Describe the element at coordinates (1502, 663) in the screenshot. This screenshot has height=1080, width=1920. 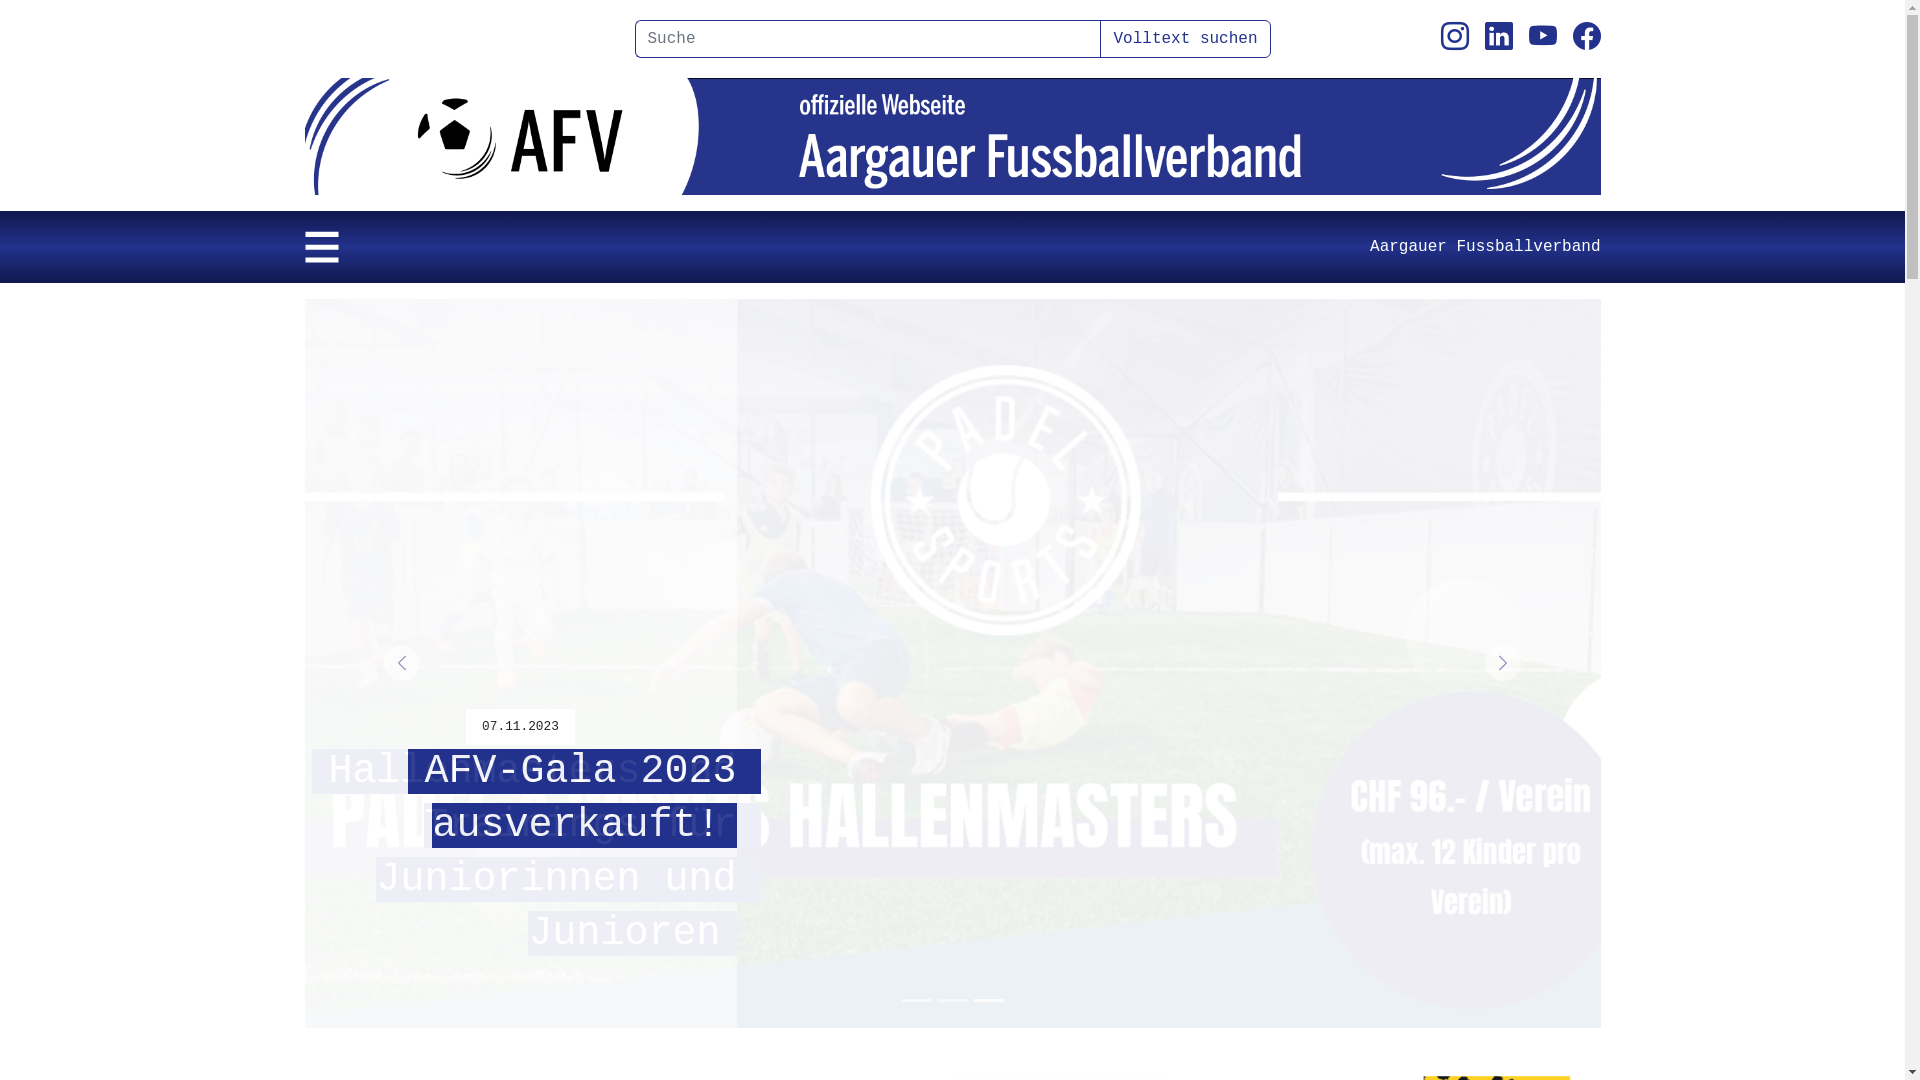
I see `'Next'` at that location.